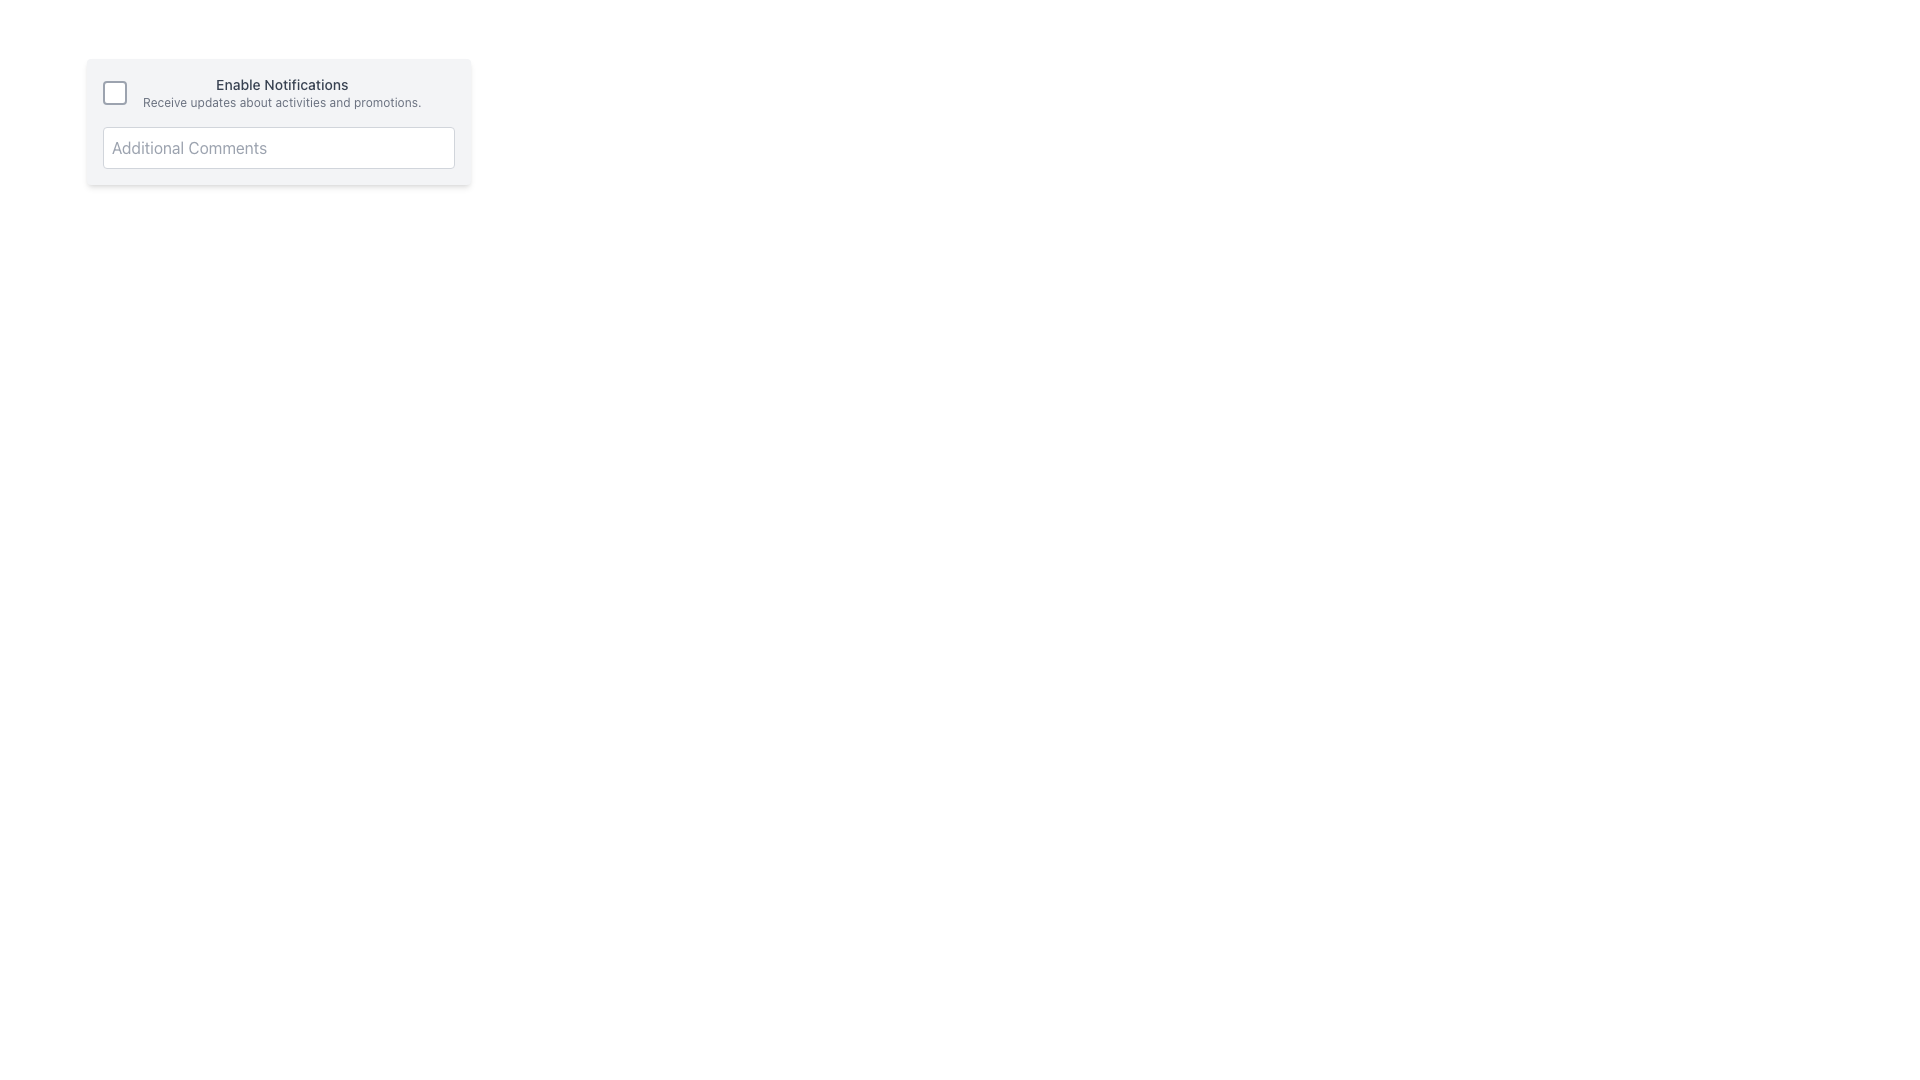  I want to click on the text block that reads 'Enable Notifications' with bolded black text and a smaller lighter gray text below it, so click(277, 92).